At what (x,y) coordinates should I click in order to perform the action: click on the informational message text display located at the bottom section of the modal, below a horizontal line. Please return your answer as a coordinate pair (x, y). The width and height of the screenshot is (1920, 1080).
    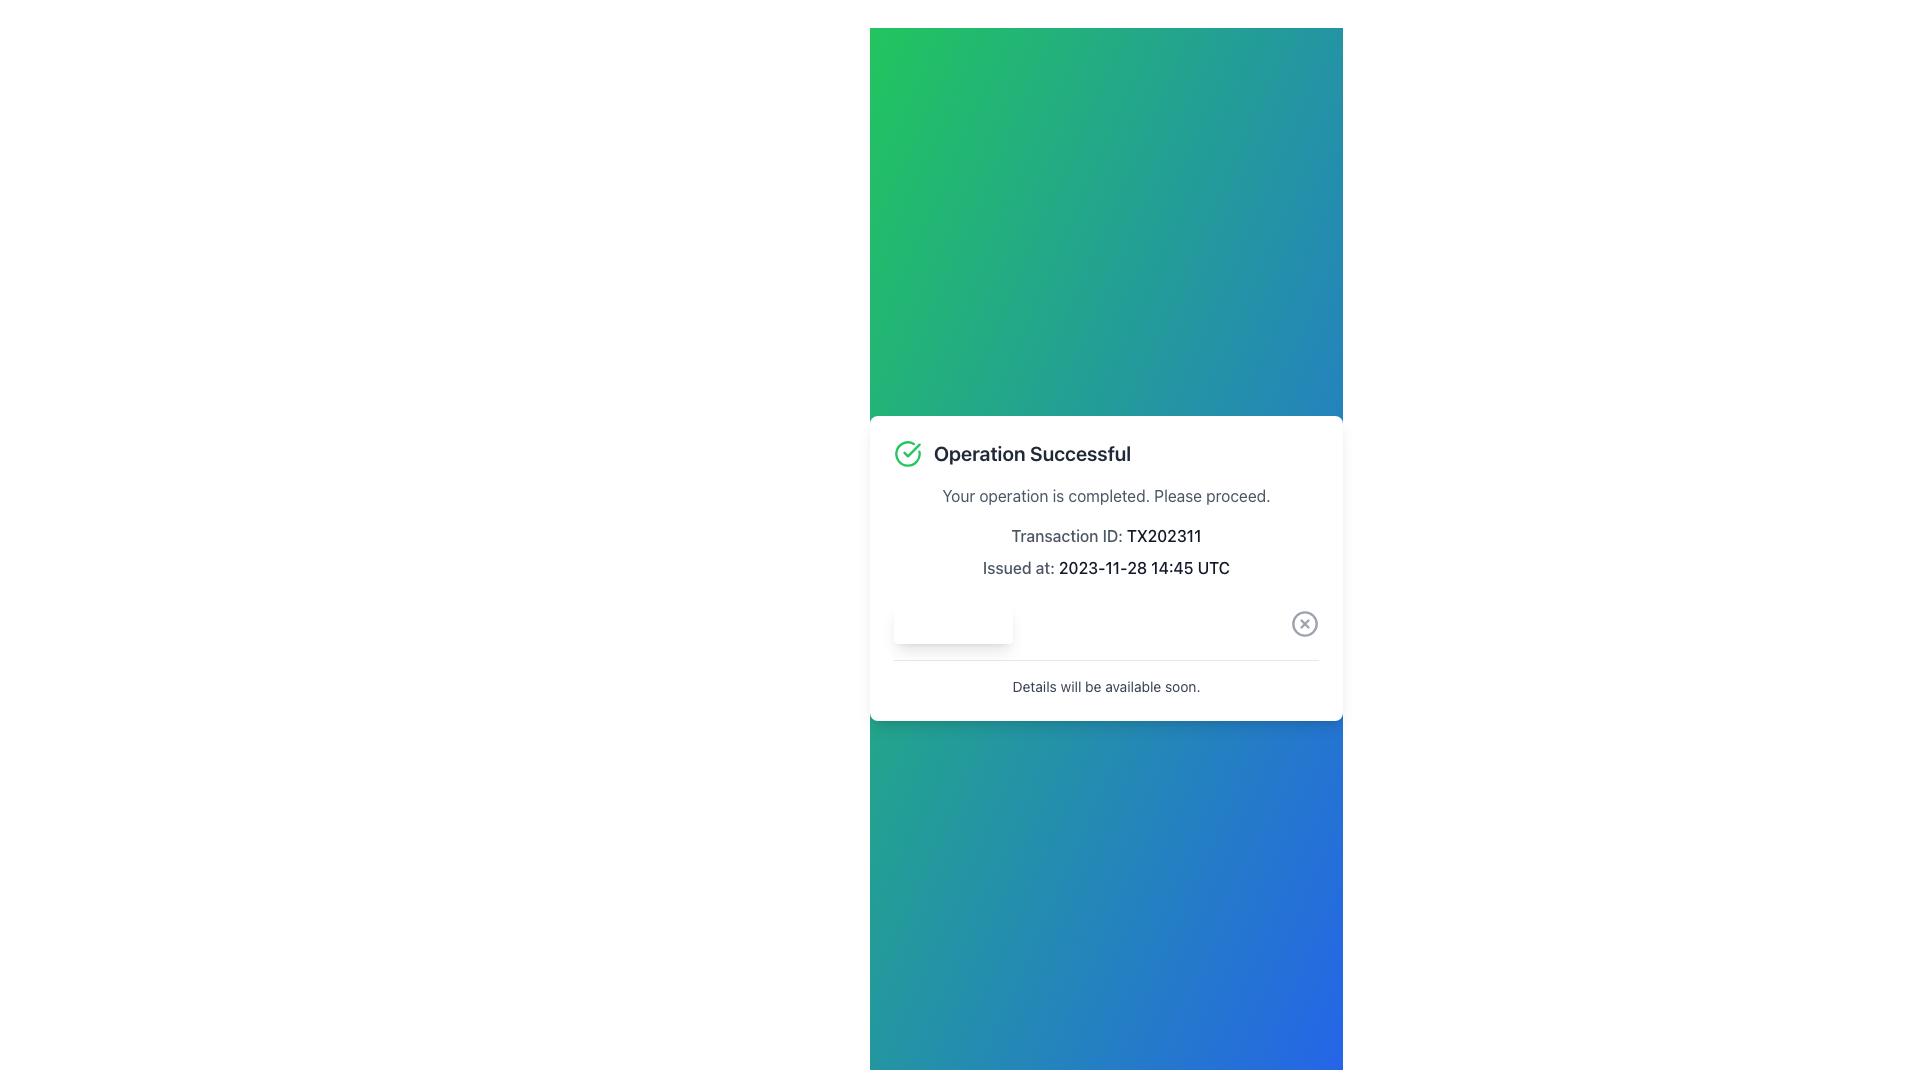
    Looking at the image, I should click on (1105, 685).